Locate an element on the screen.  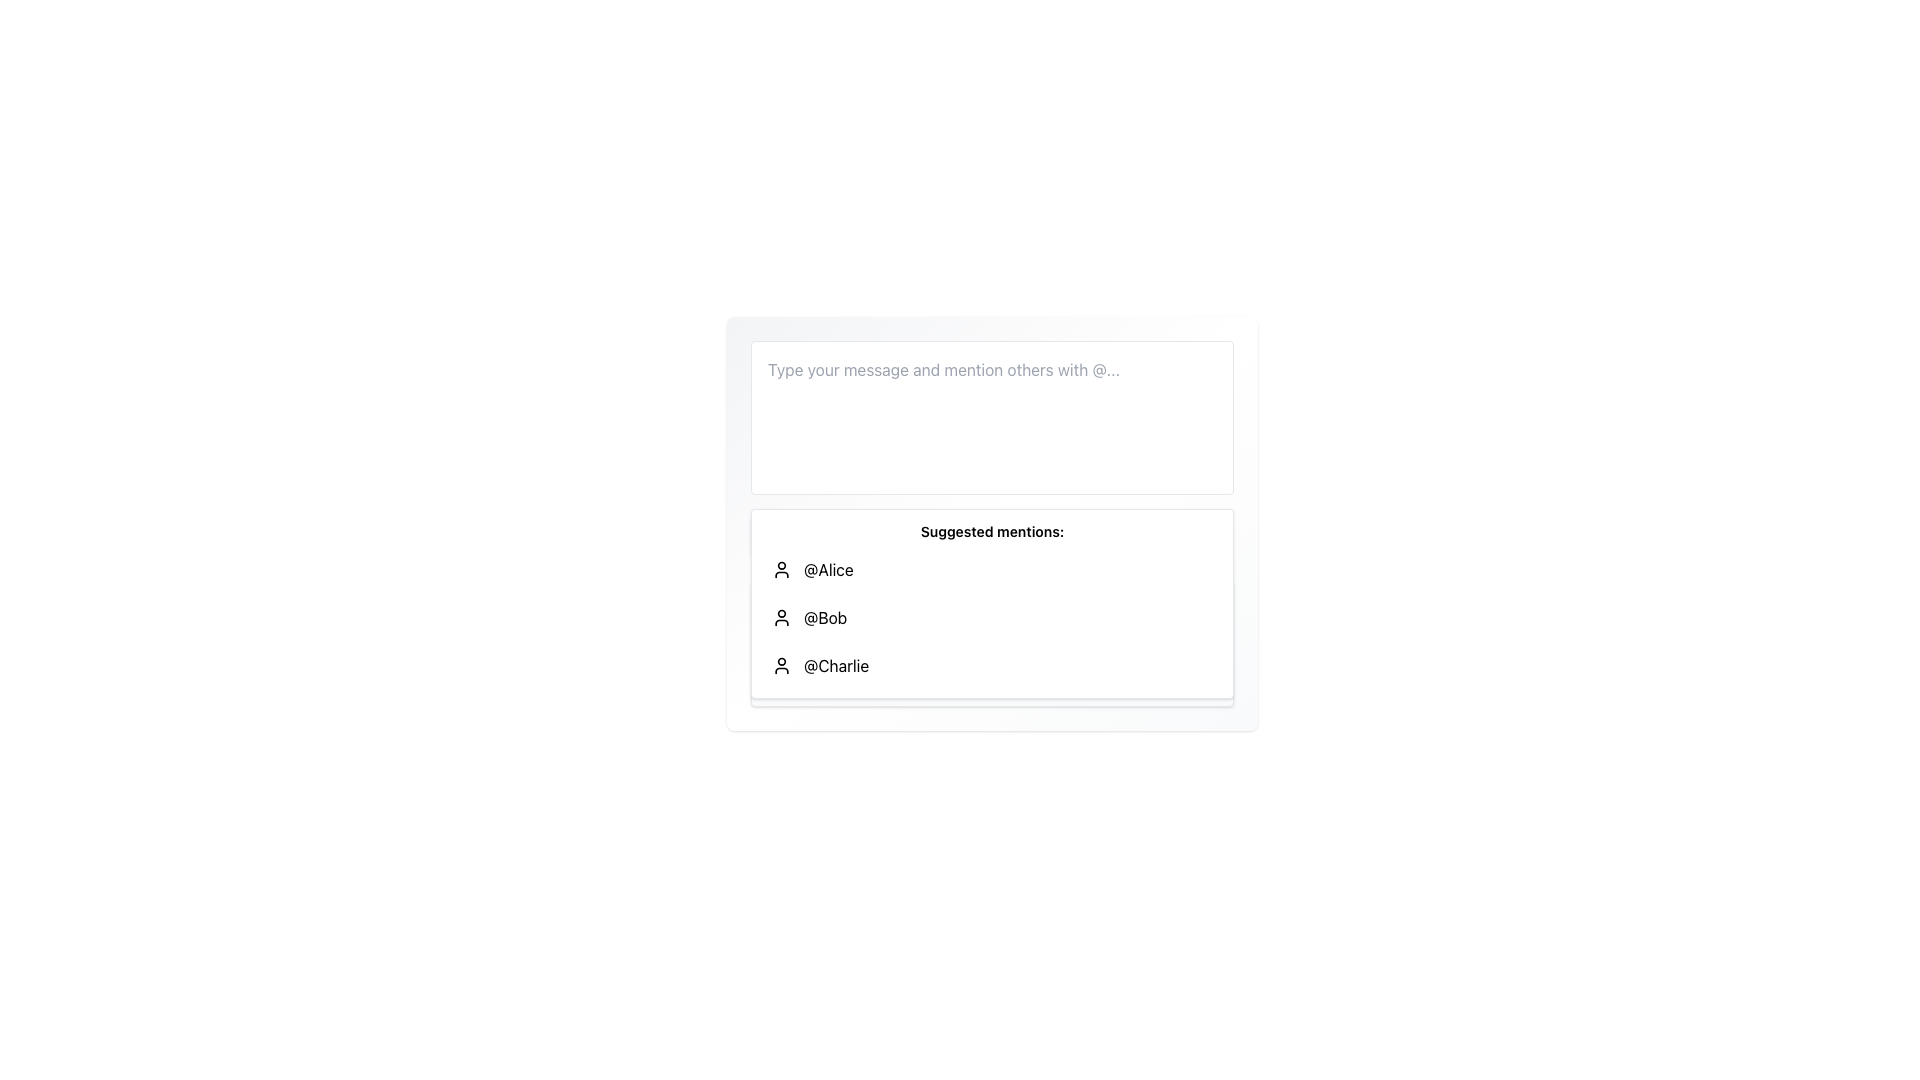
the Dropdown menu (suggestions list) that provides user suggestions for tagging or mentioning while composing a message is located at coordinates (992, 603).